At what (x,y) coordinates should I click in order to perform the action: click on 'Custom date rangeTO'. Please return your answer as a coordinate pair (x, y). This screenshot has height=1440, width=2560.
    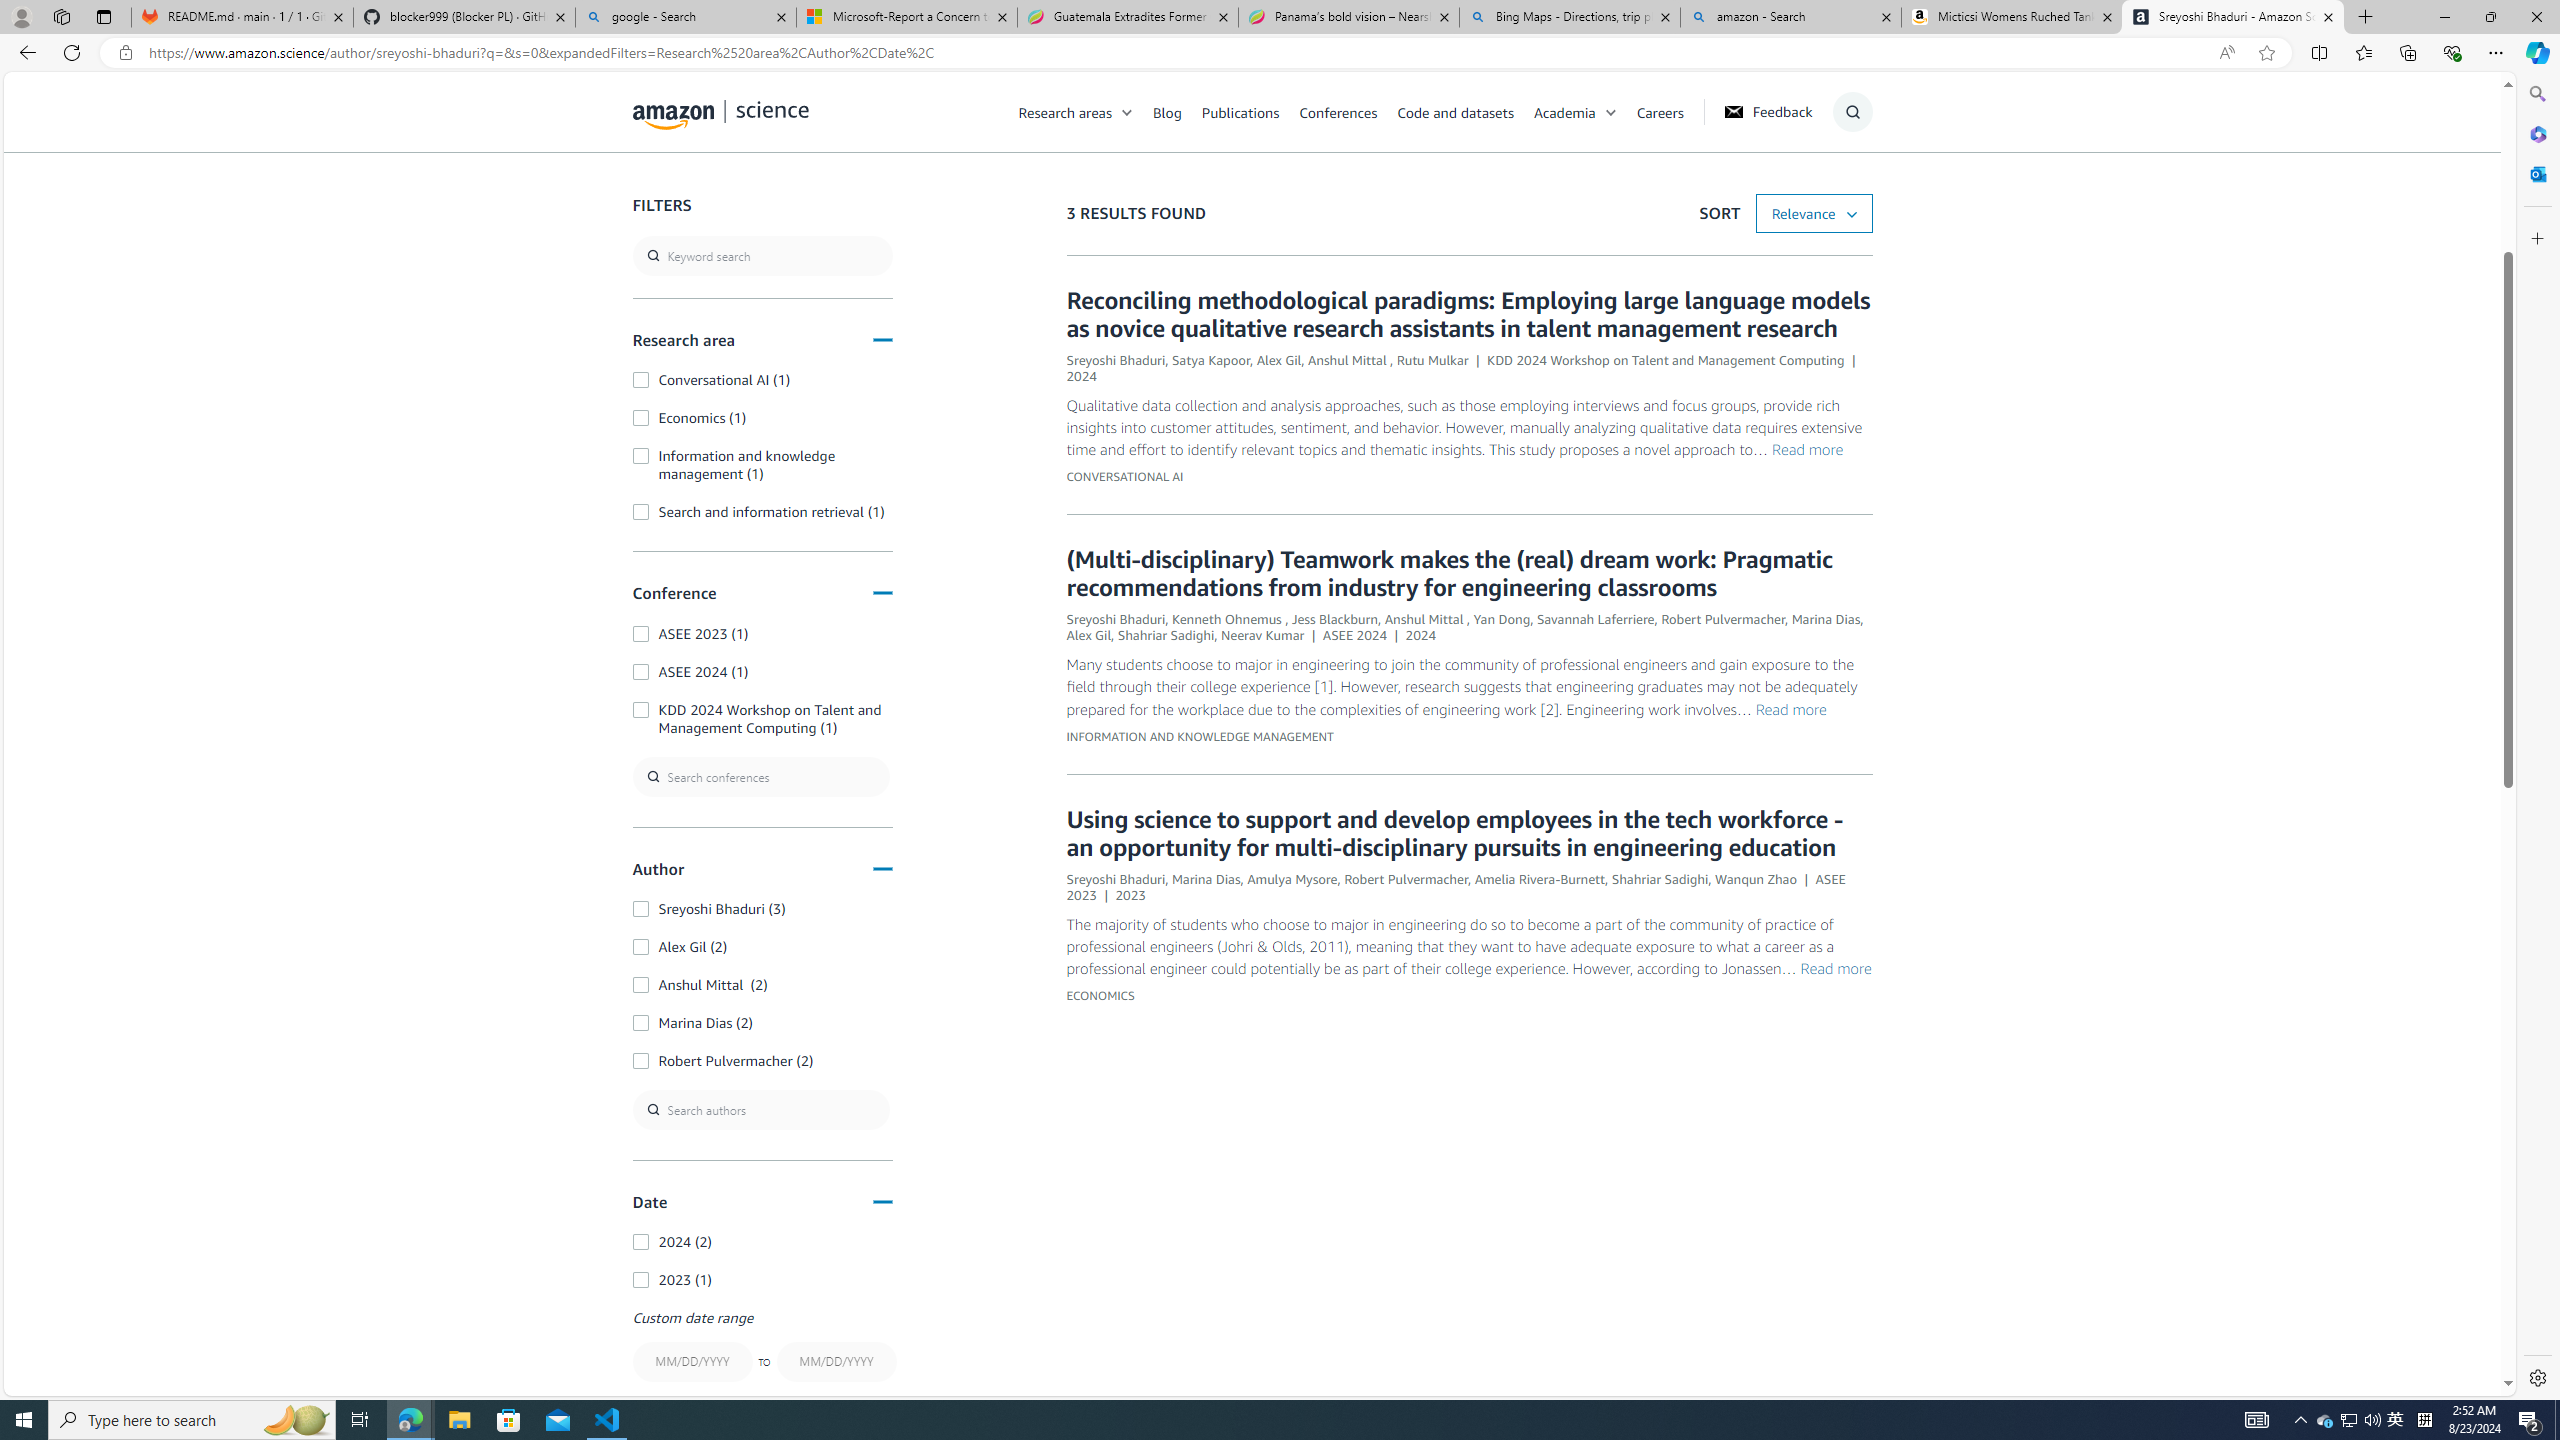
    Looking at the image, I should click on (762, 1348).